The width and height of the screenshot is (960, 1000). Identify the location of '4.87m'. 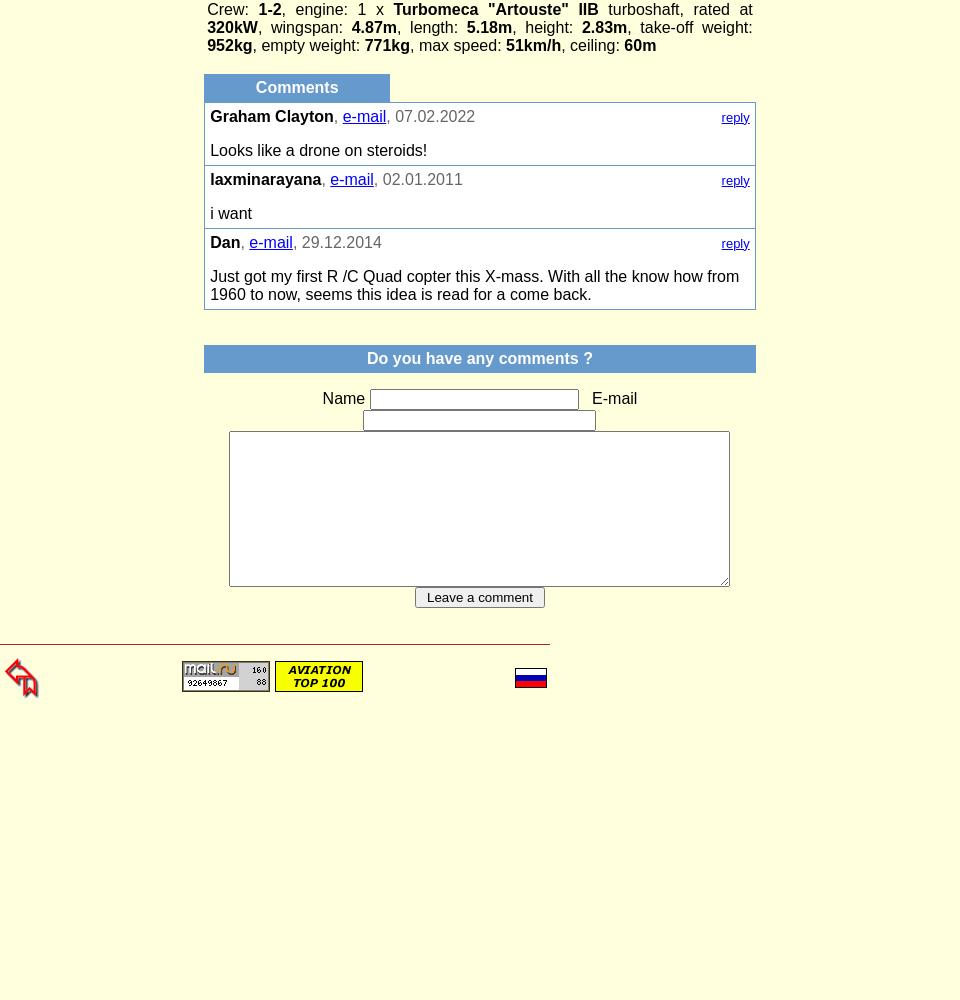
(343, 27).